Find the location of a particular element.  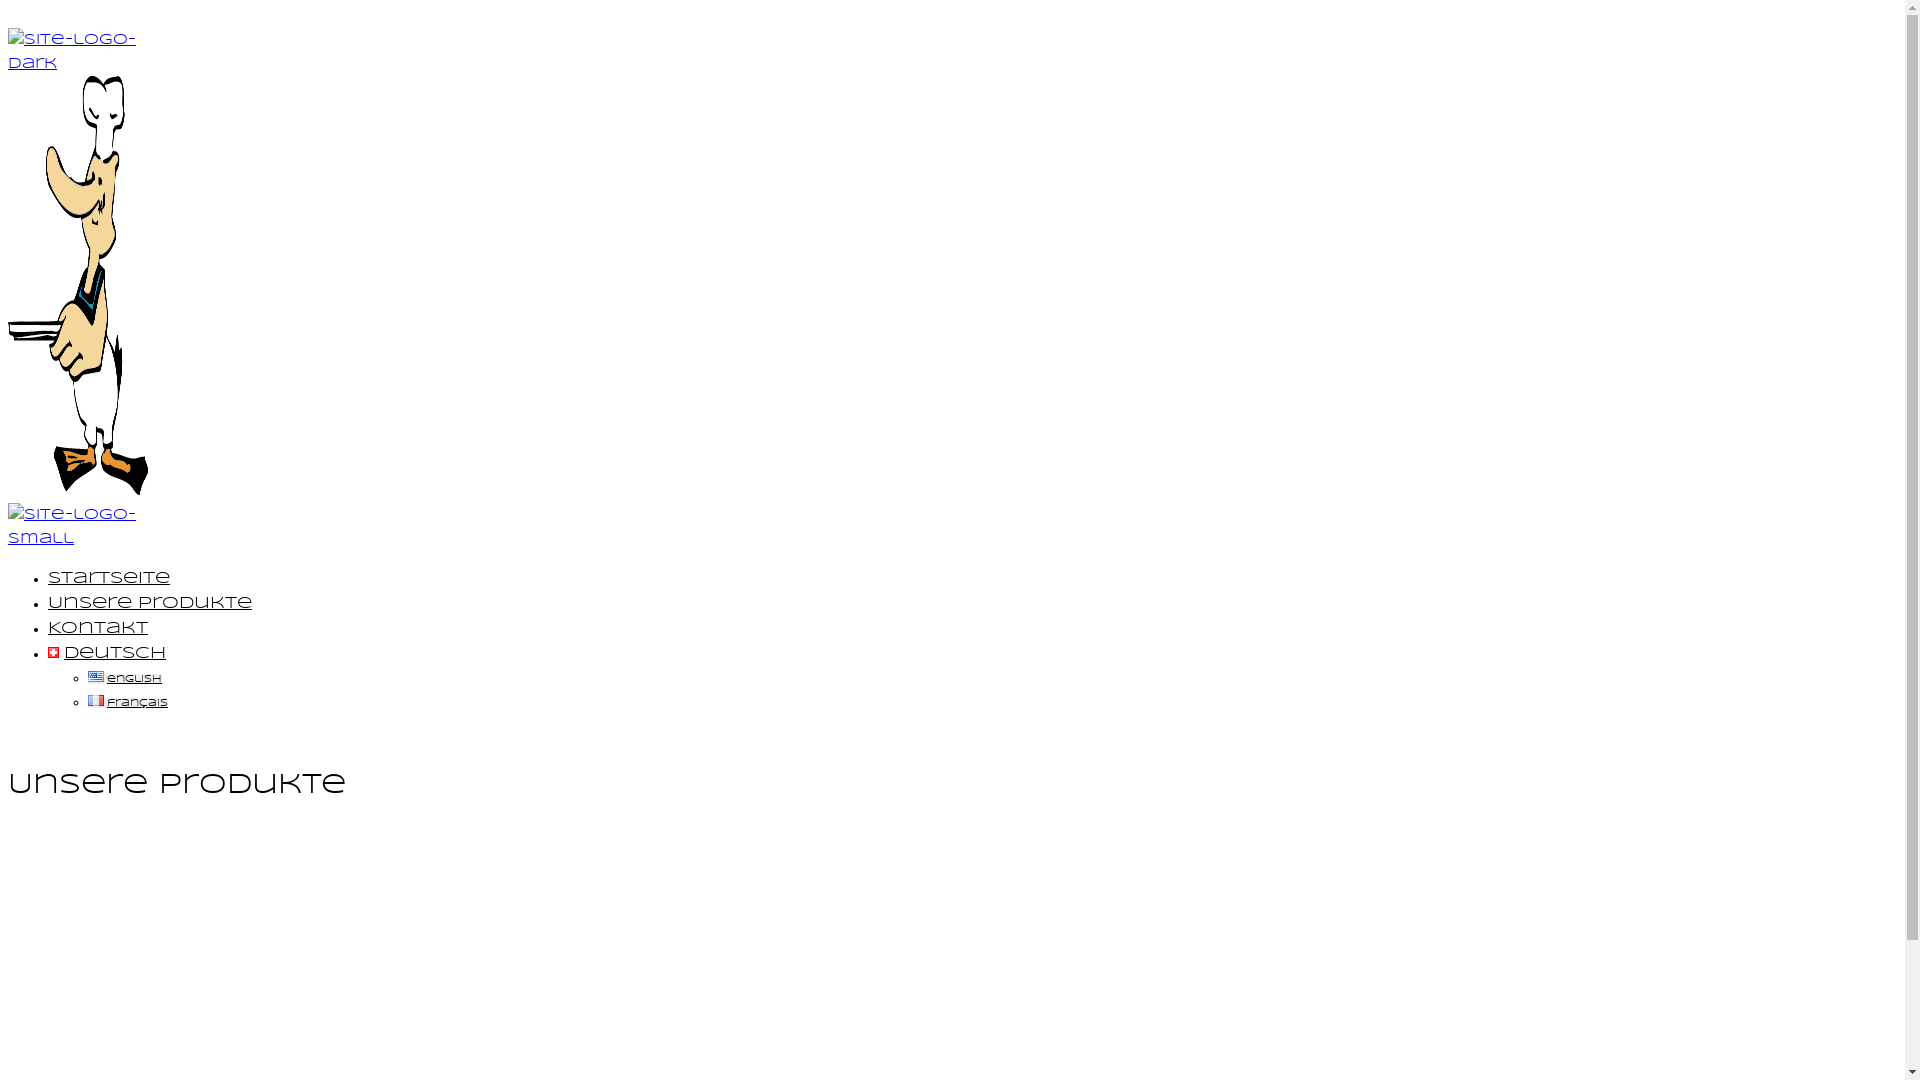

'Kontakt' is located at coordinates (96, 627).